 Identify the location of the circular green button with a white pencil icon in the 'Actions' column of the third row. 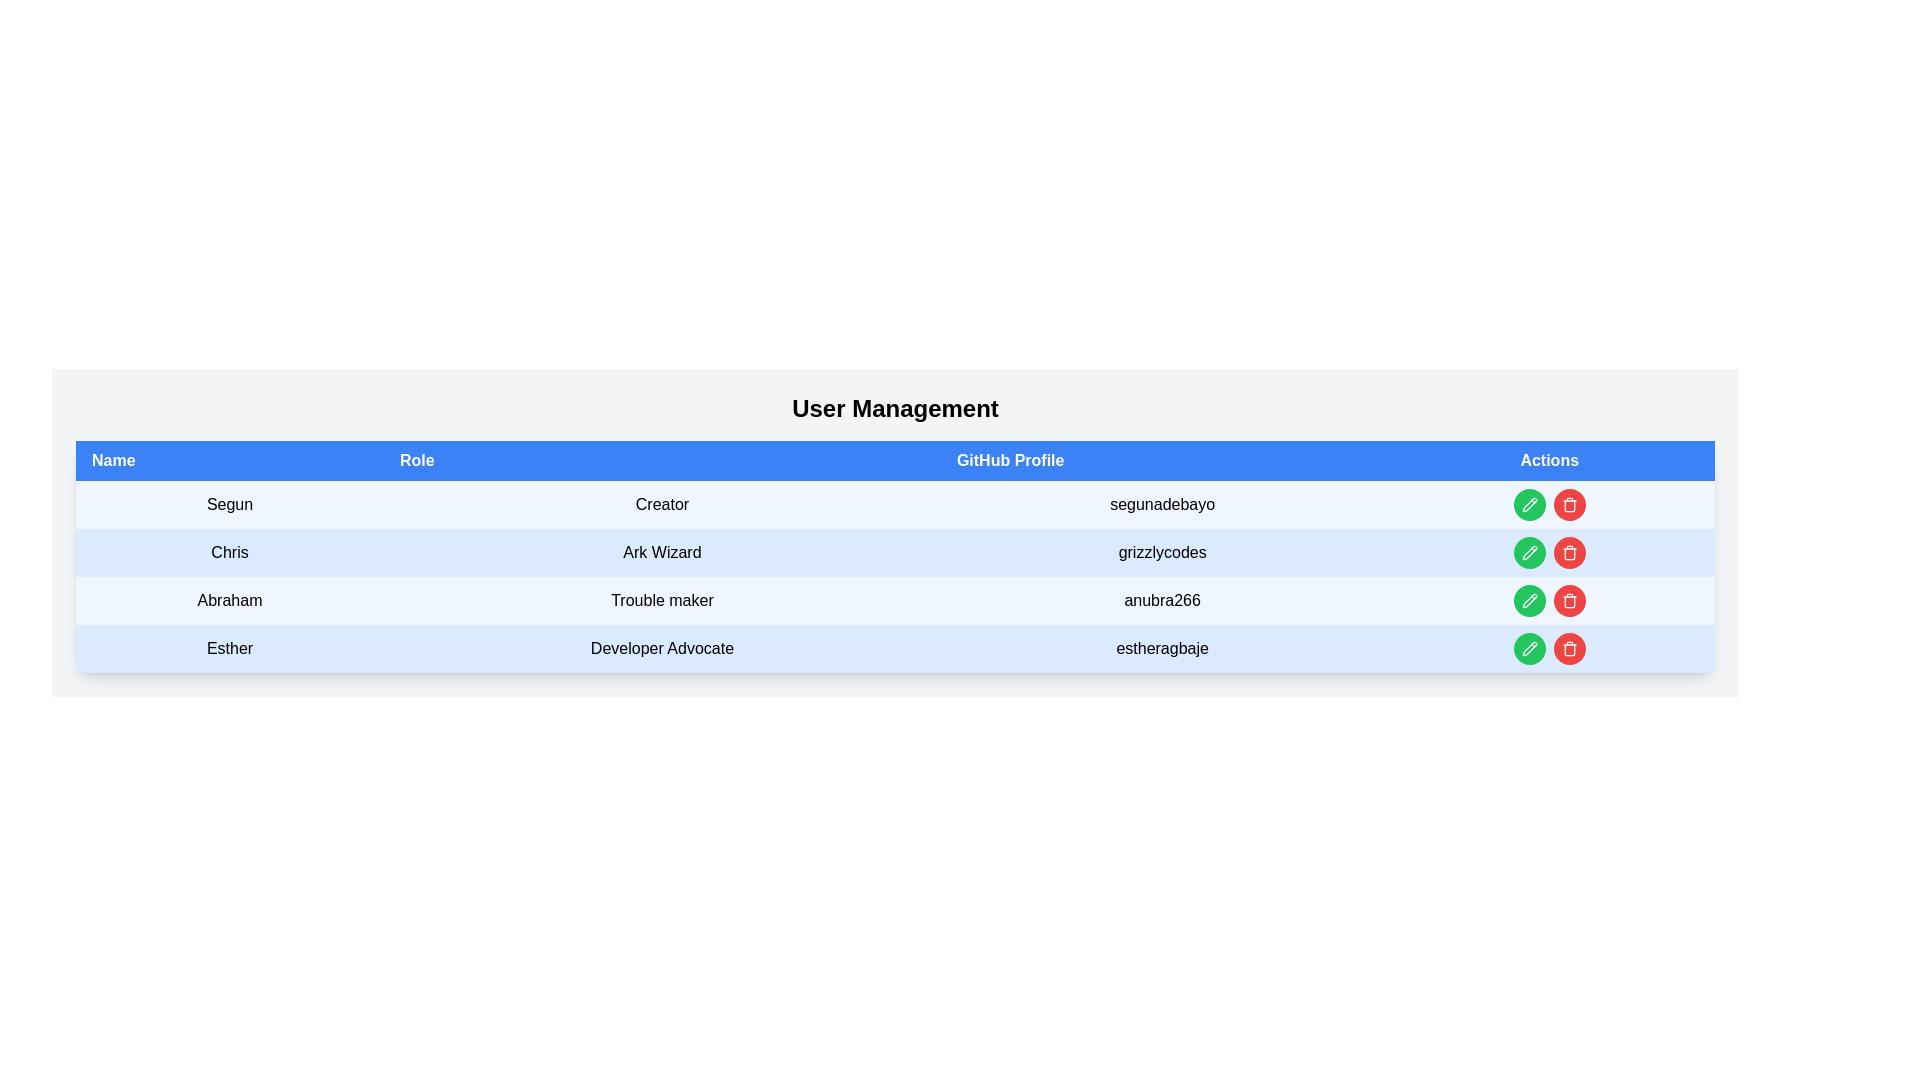
(1528, 552).